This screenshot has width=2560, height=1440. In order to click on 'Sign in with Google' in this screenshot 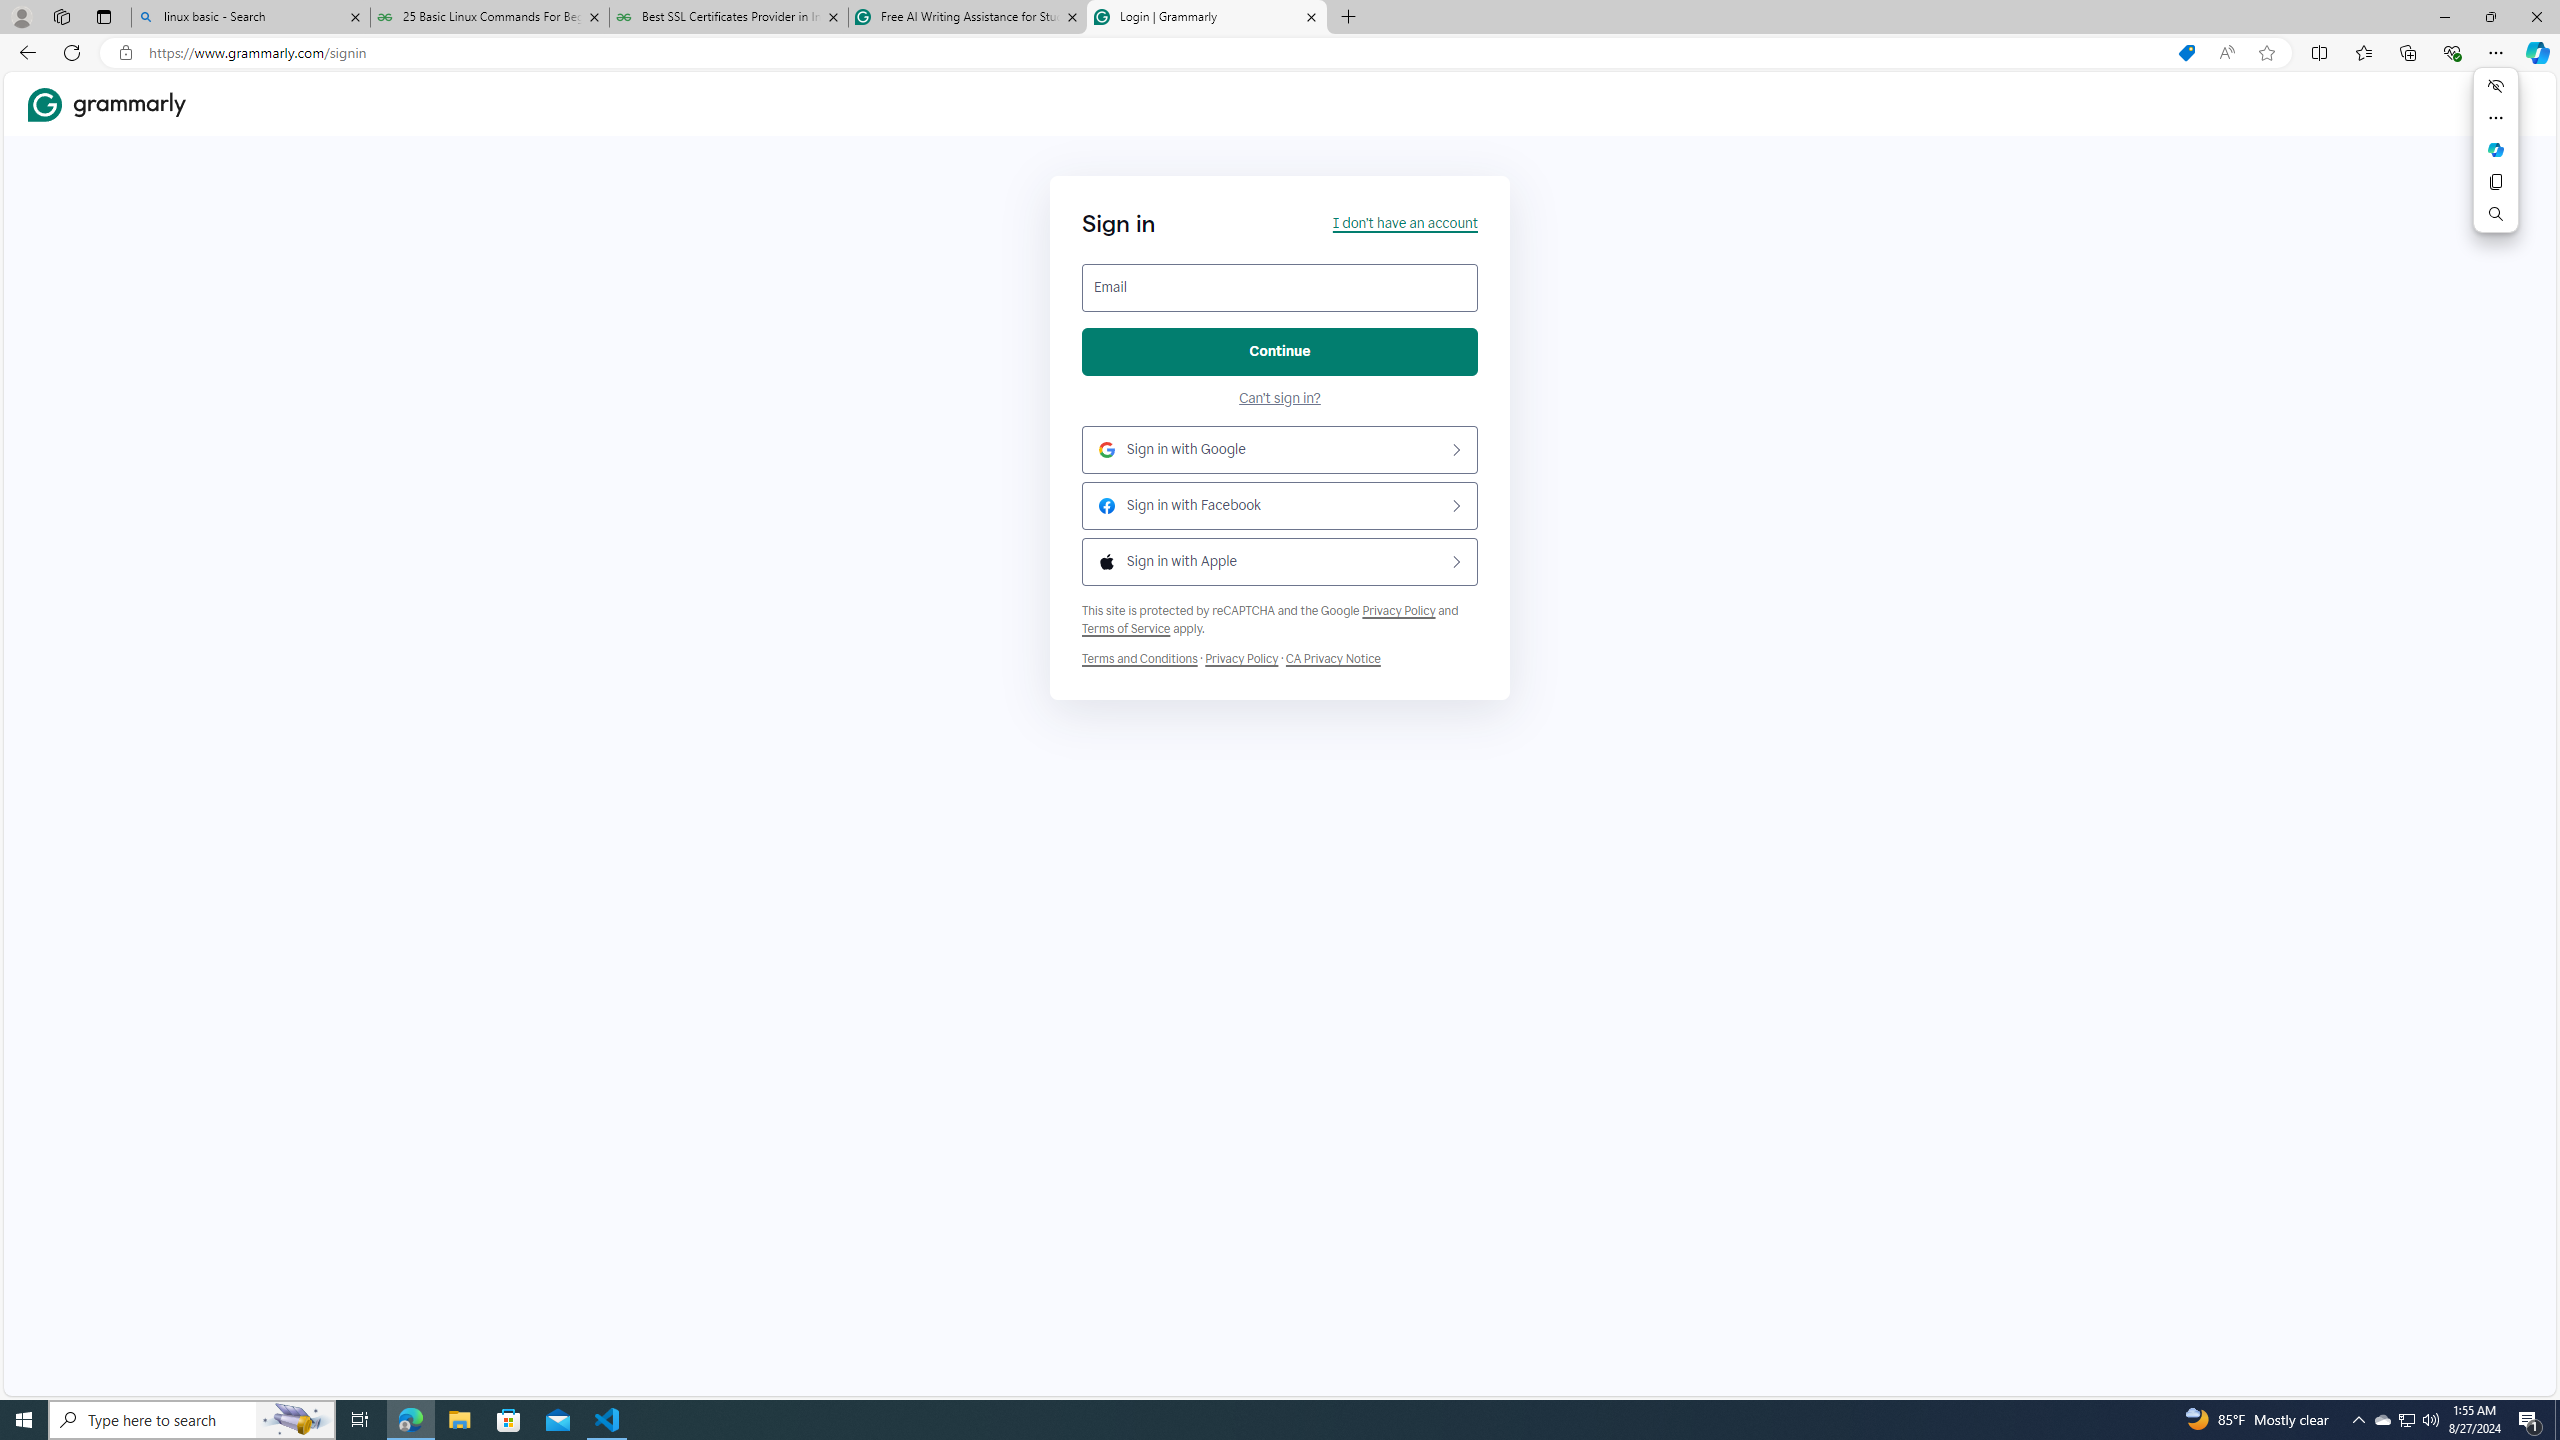, I will do `click(1280, 449)`.